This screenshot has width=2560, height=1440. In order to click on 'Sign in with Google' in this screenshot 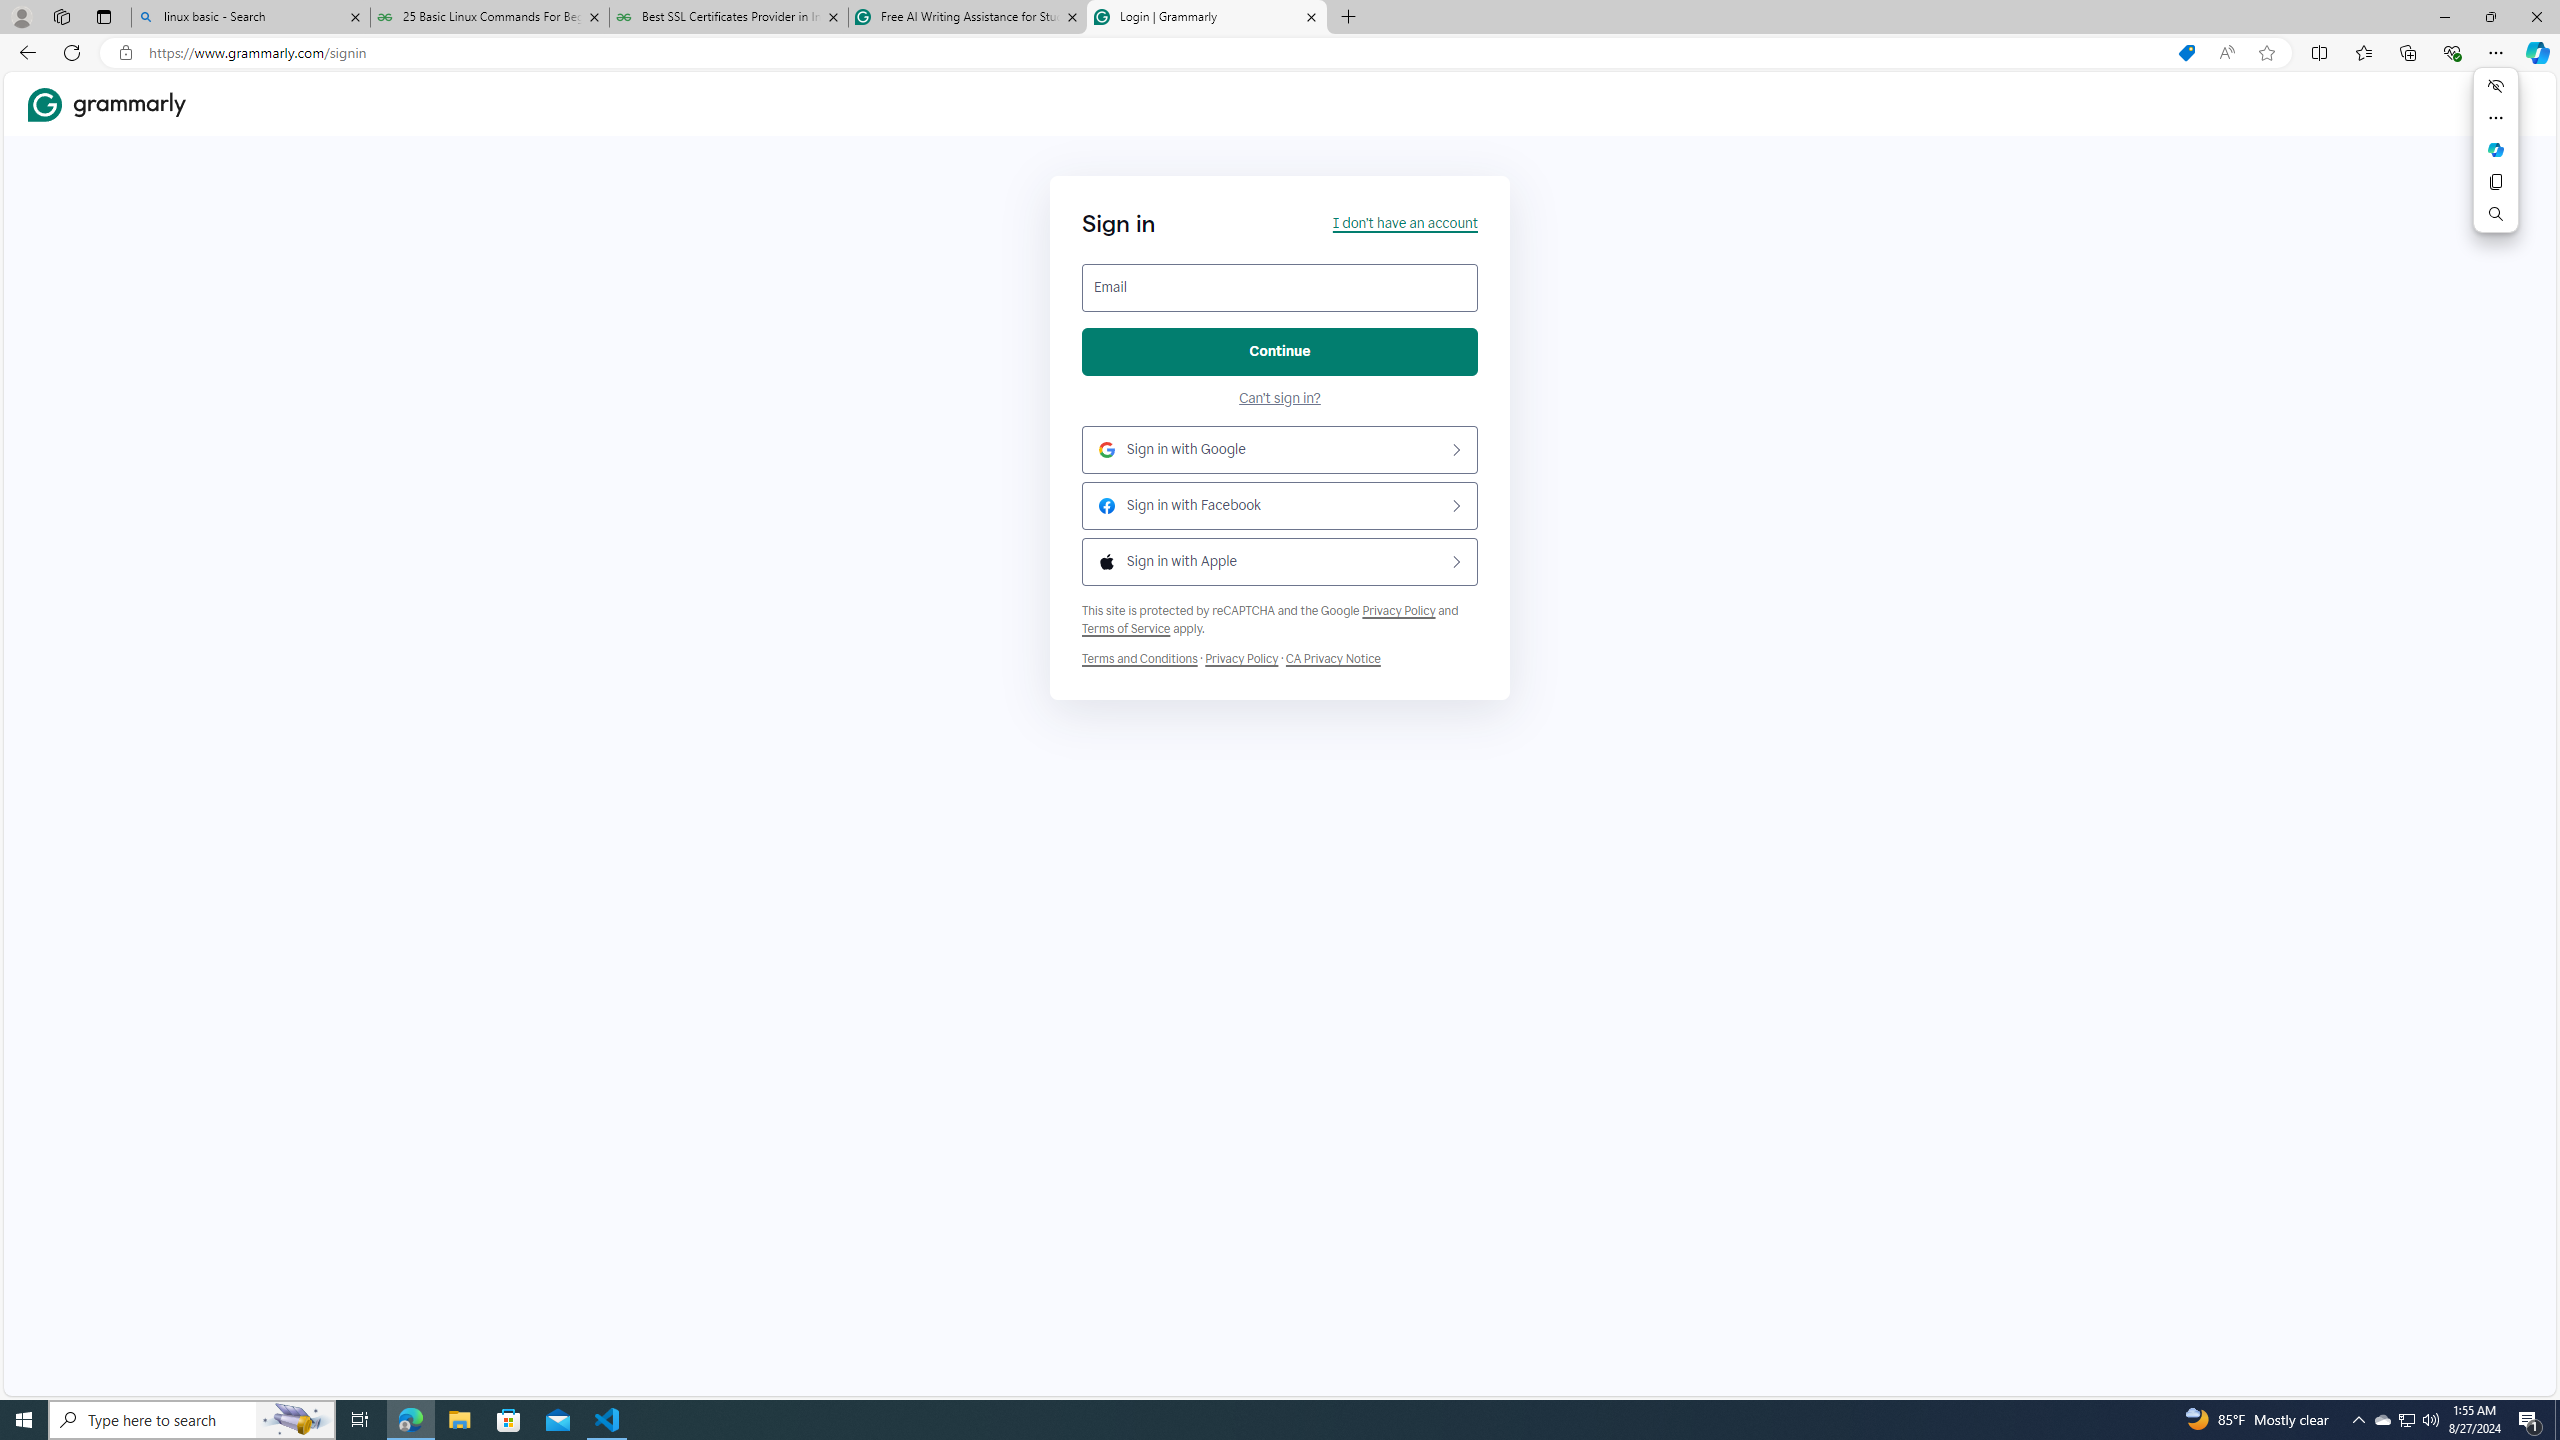, I will do `click(1280, 449)`.